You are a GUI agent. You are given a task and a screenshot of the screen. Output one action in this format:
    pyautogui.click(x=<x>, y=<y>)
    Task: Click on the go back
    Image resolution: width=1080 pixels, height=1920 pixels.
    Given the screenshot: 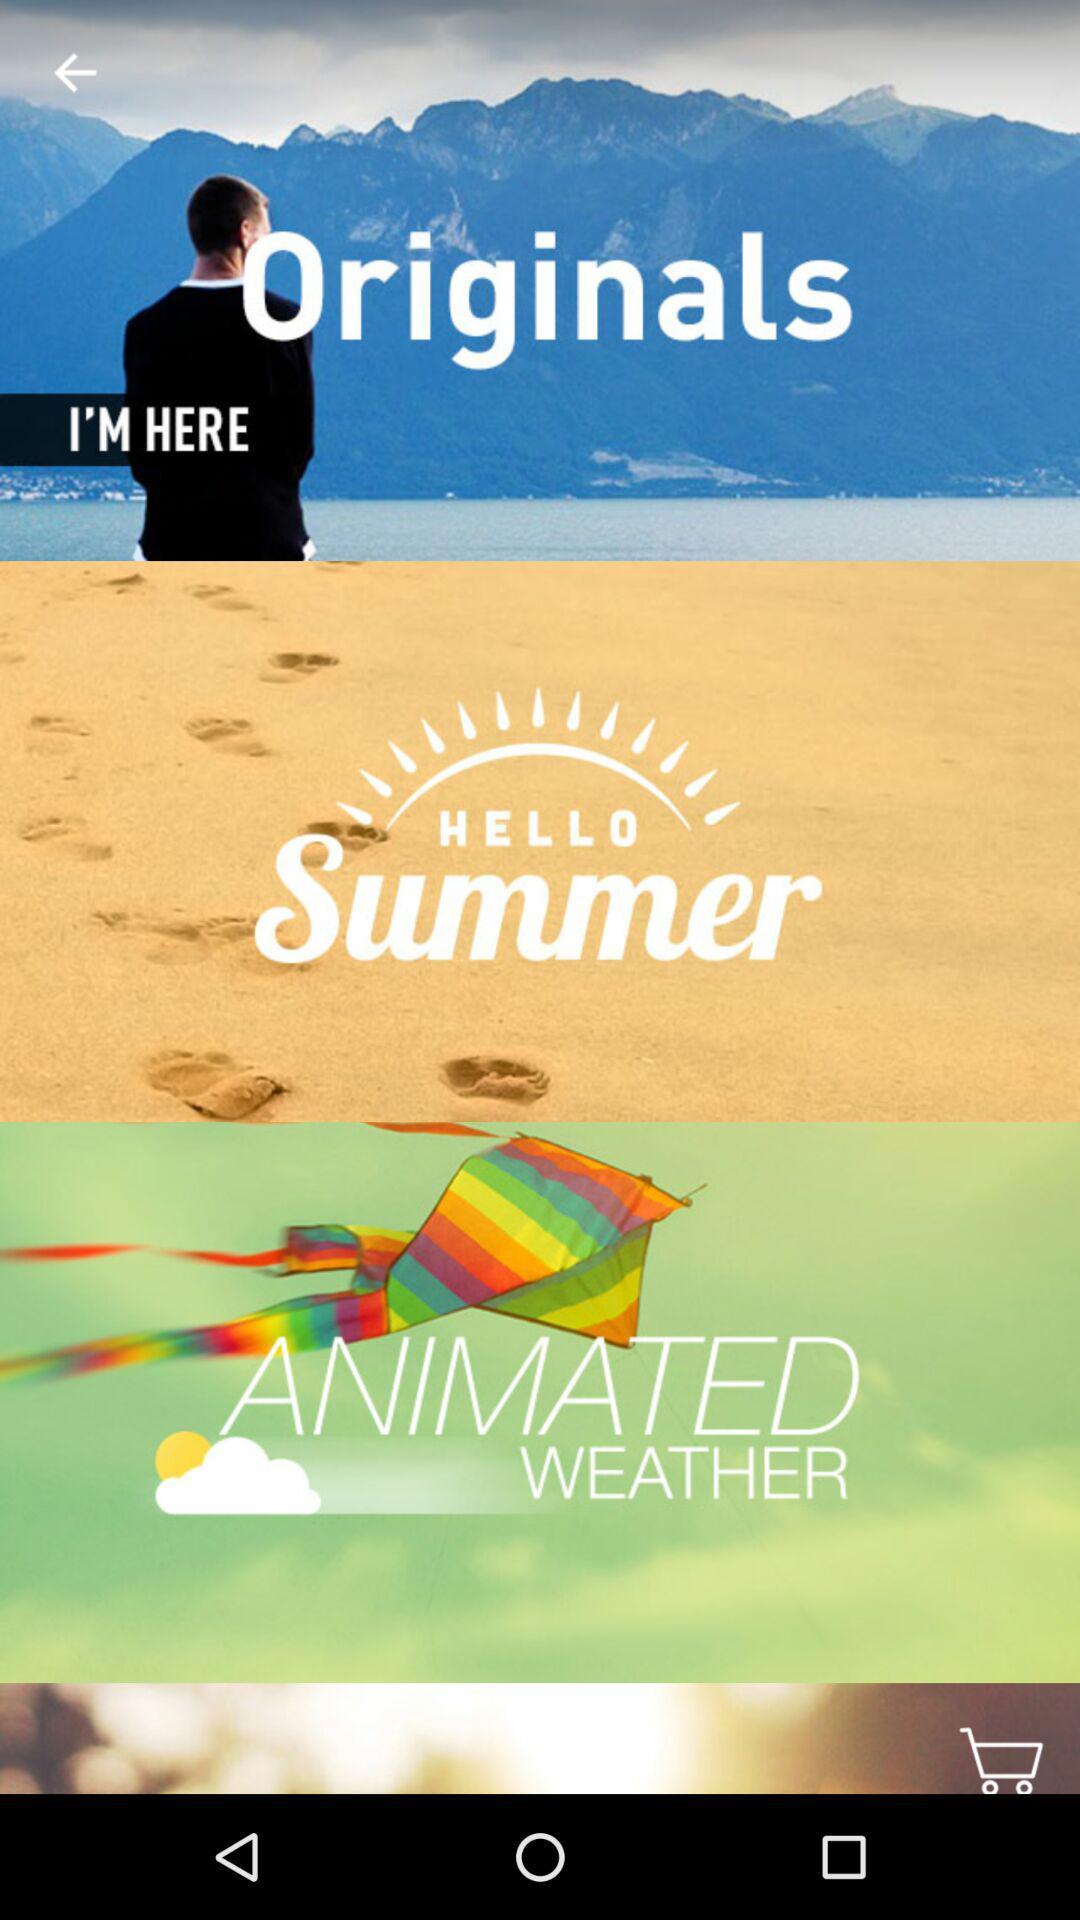 What is the action you would take?
    pyautogui.click(x=58, y=73)
    